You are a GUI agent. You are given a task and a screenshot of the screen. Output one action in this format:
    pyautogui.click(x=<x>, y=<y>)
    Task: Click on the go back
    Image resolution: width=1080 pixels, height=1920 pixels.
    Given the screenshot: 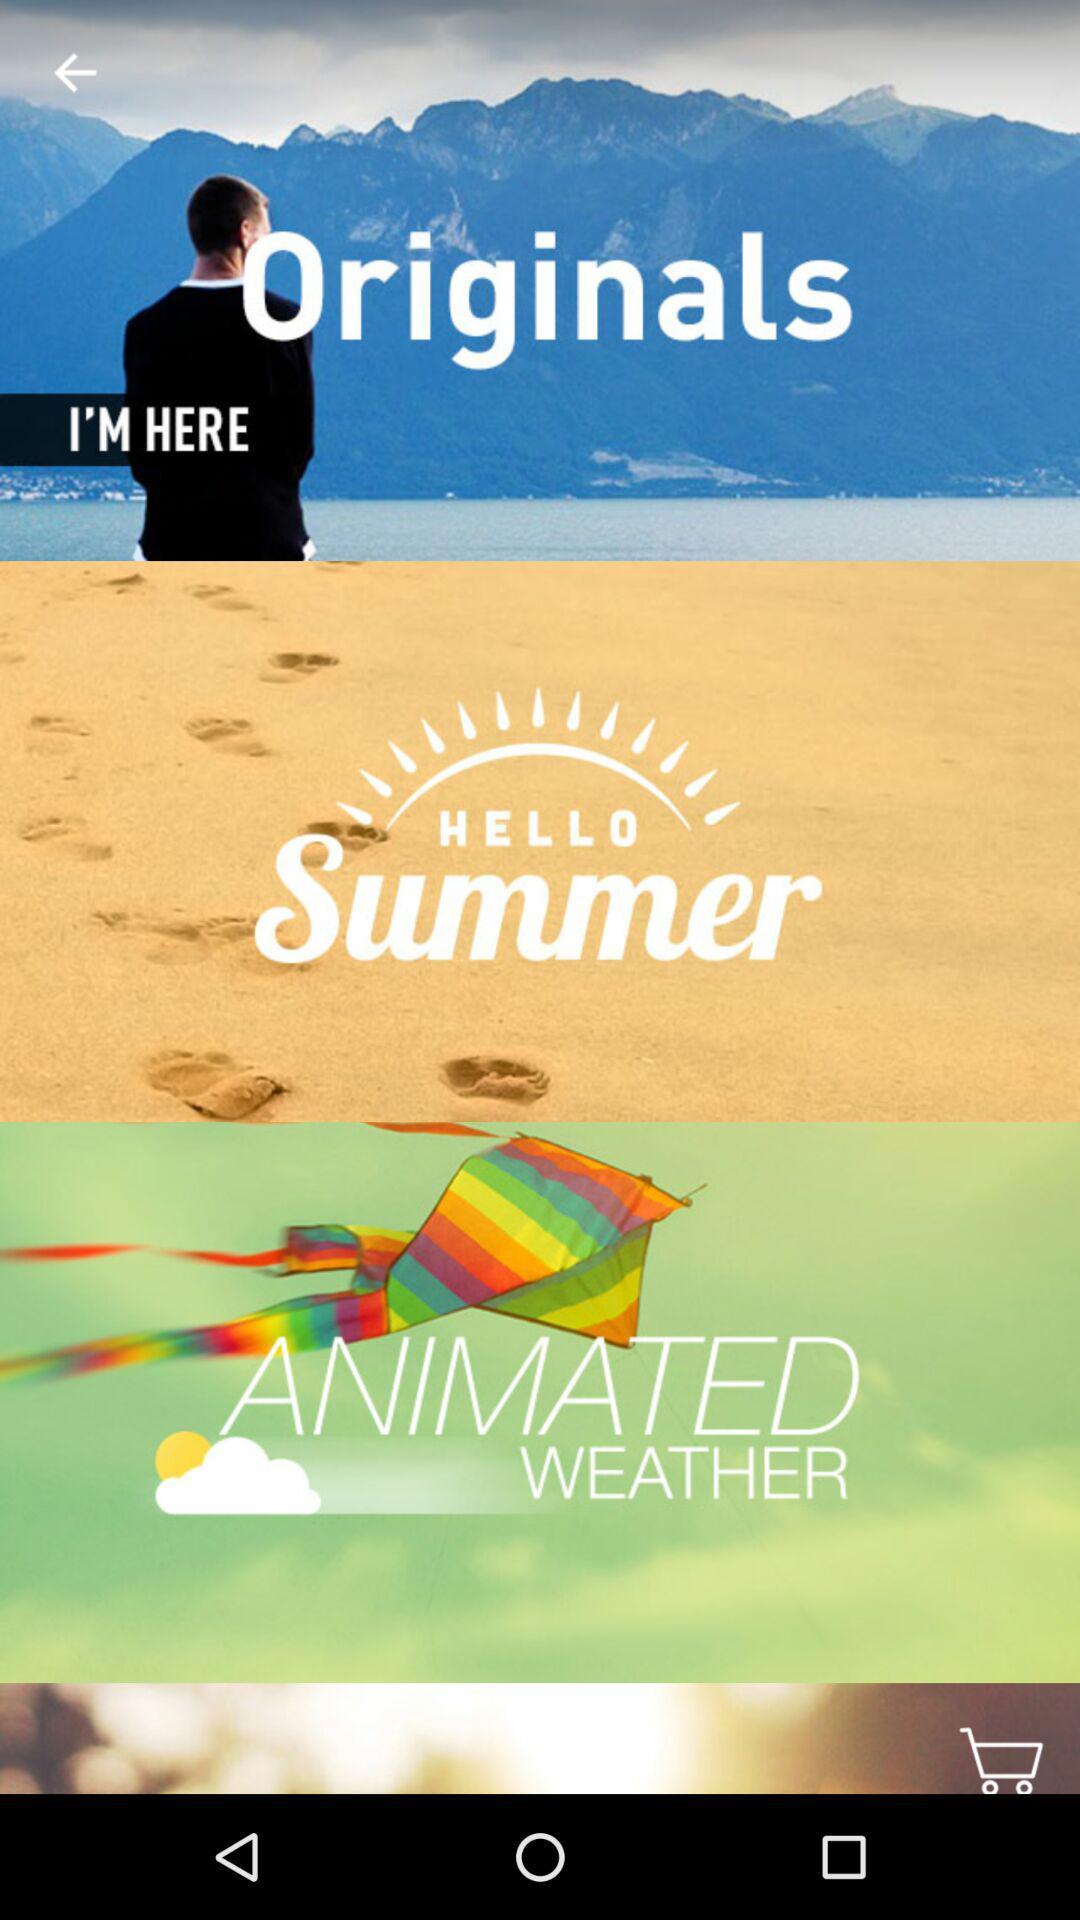 What is the action you would take?
    pyautogui.click(x=58, y=73)
    